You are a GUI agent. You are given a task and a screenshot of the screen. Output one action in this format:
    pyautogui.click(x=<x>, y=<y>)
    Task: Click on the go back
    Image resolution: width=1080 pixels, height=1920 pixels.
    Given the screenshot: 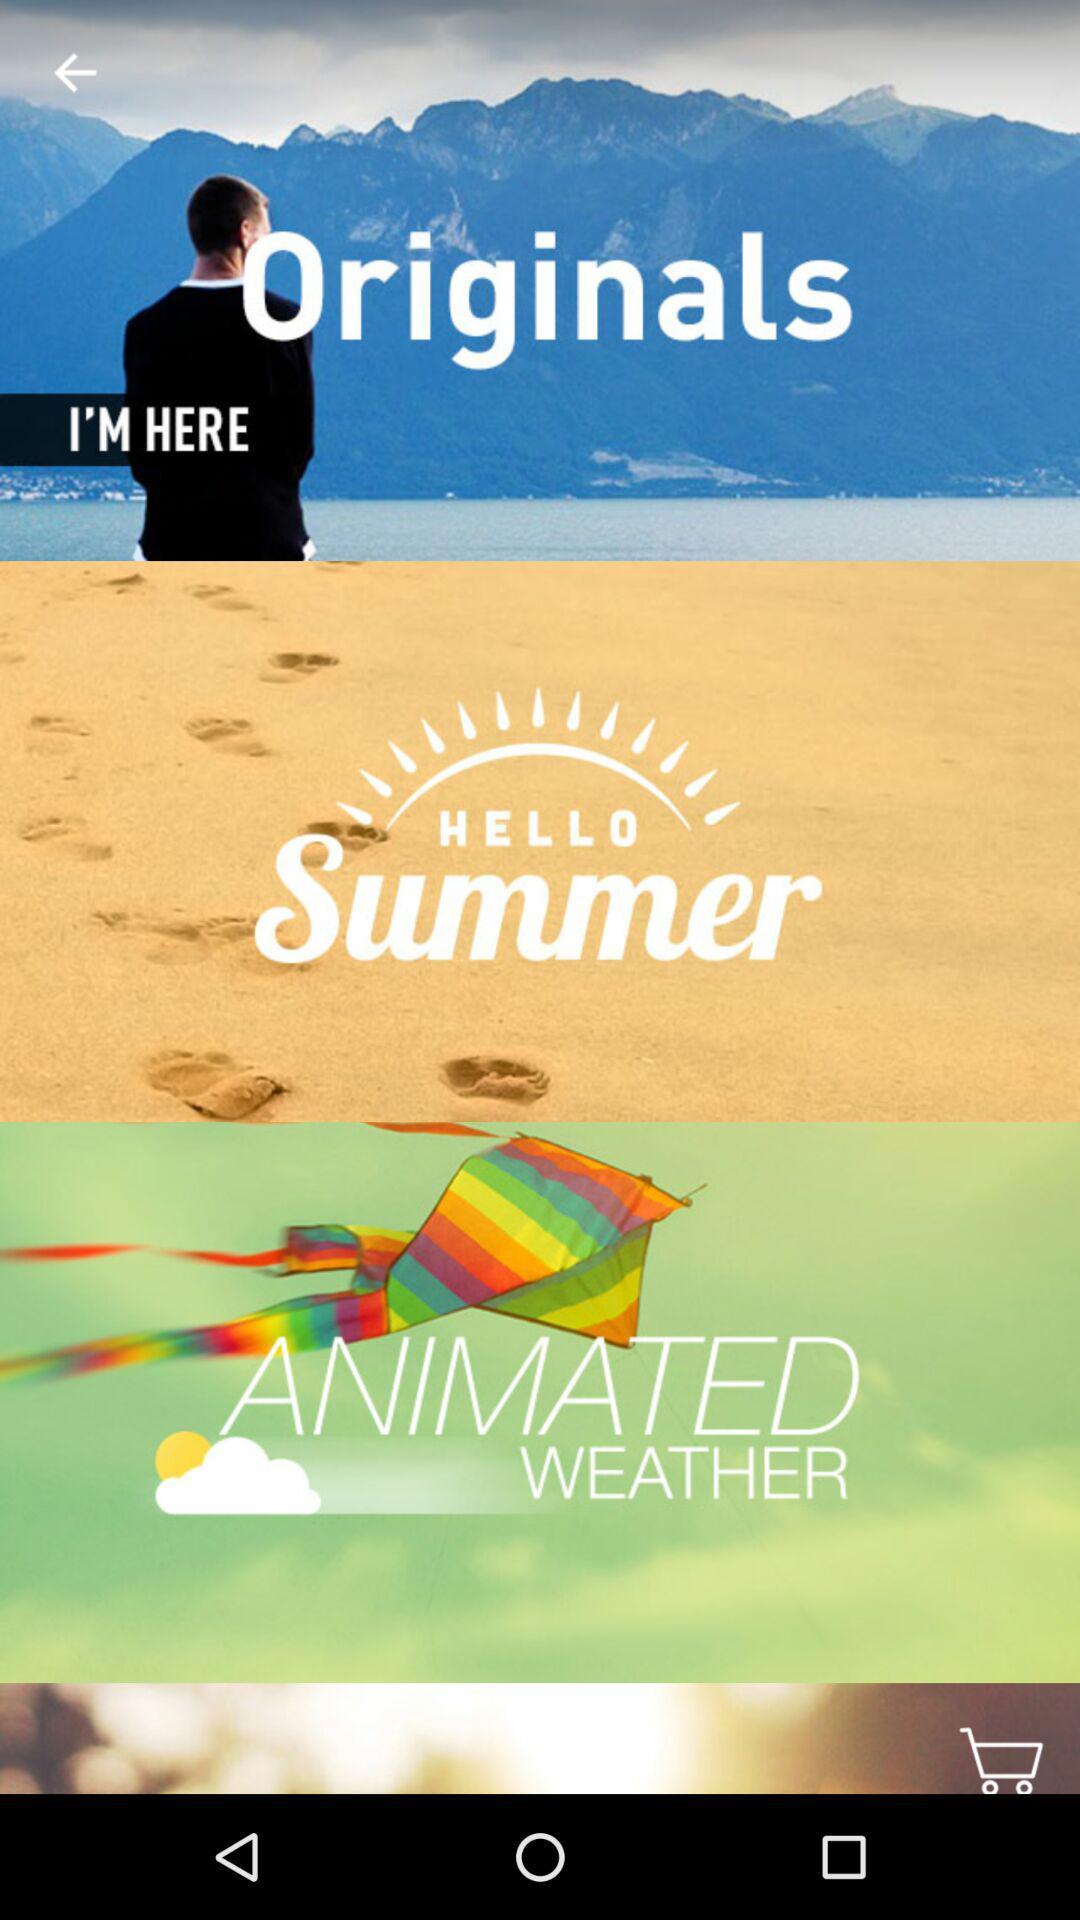 What is the action you would take?
    pyautogui.click(x=58, y=73)
    